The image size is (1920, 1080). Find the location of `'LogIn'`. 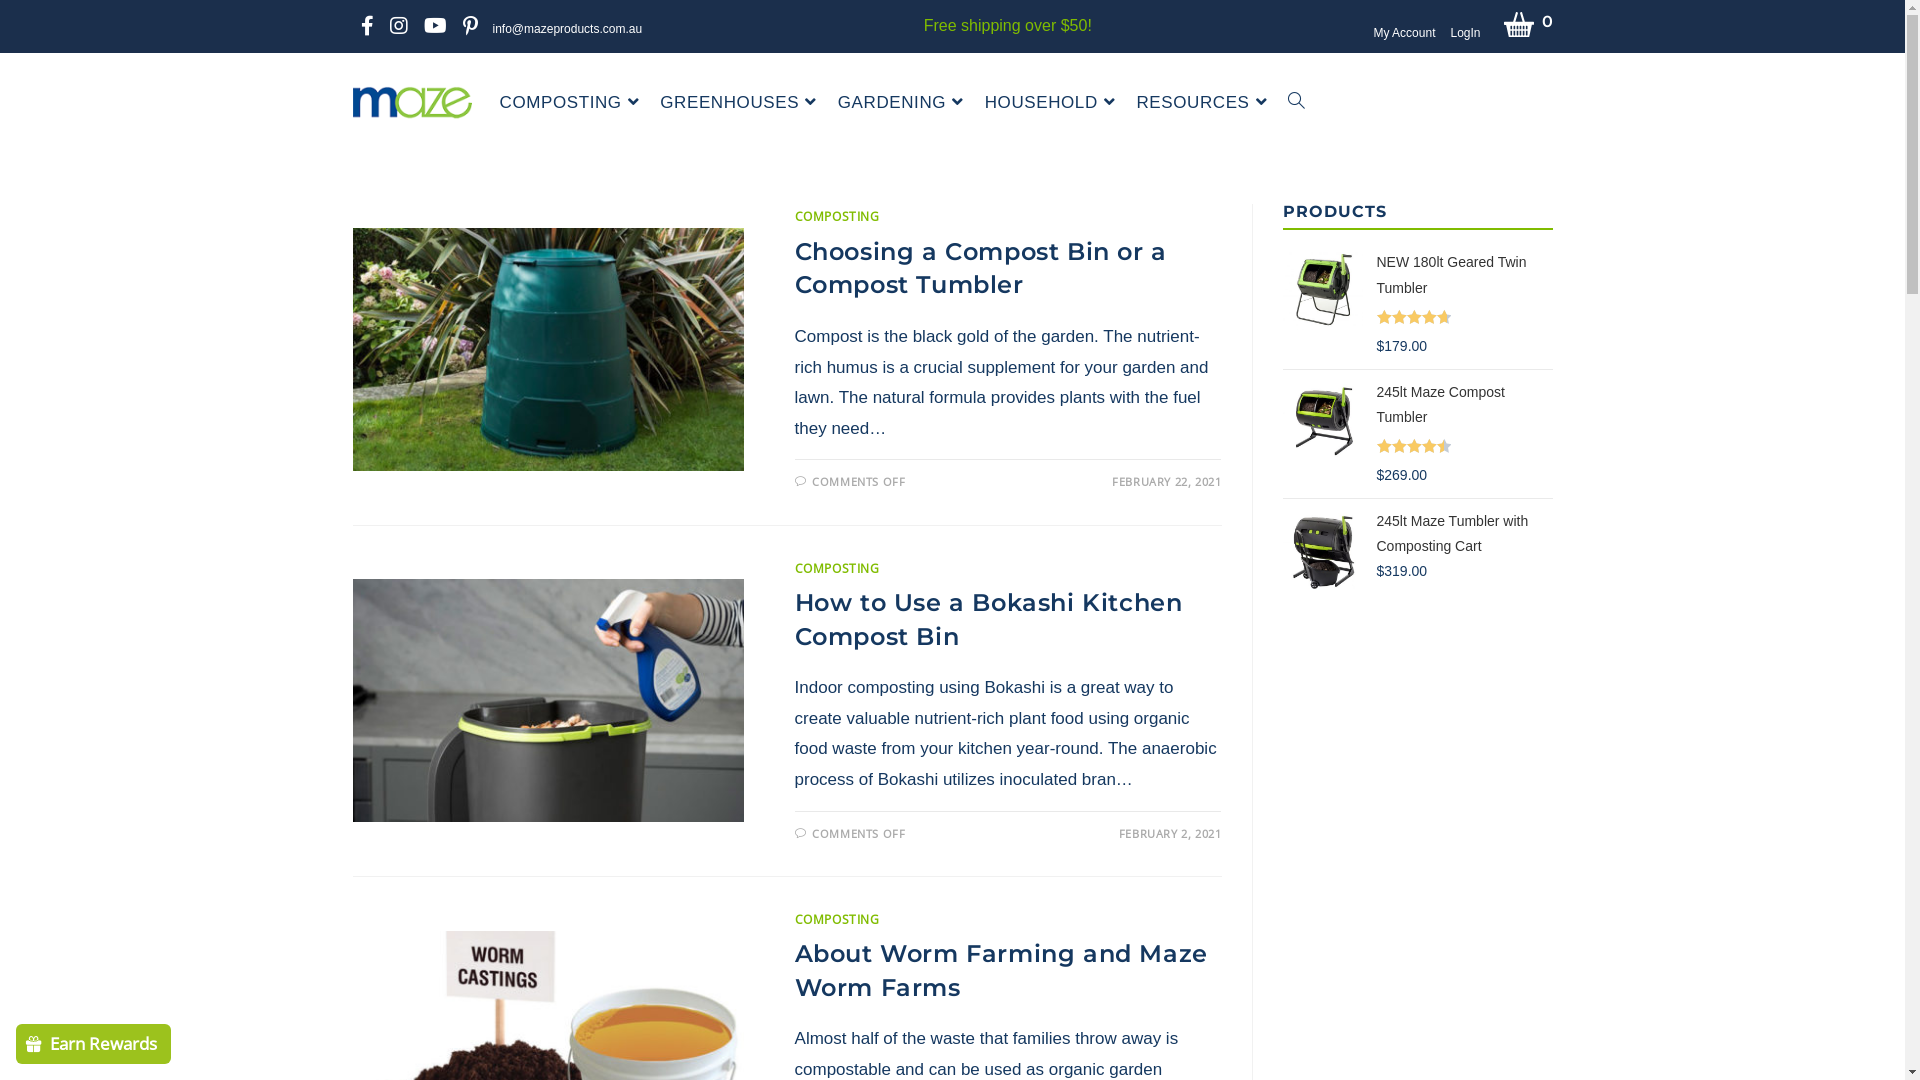

'LogIn' is located at coordinates (1464, 34).